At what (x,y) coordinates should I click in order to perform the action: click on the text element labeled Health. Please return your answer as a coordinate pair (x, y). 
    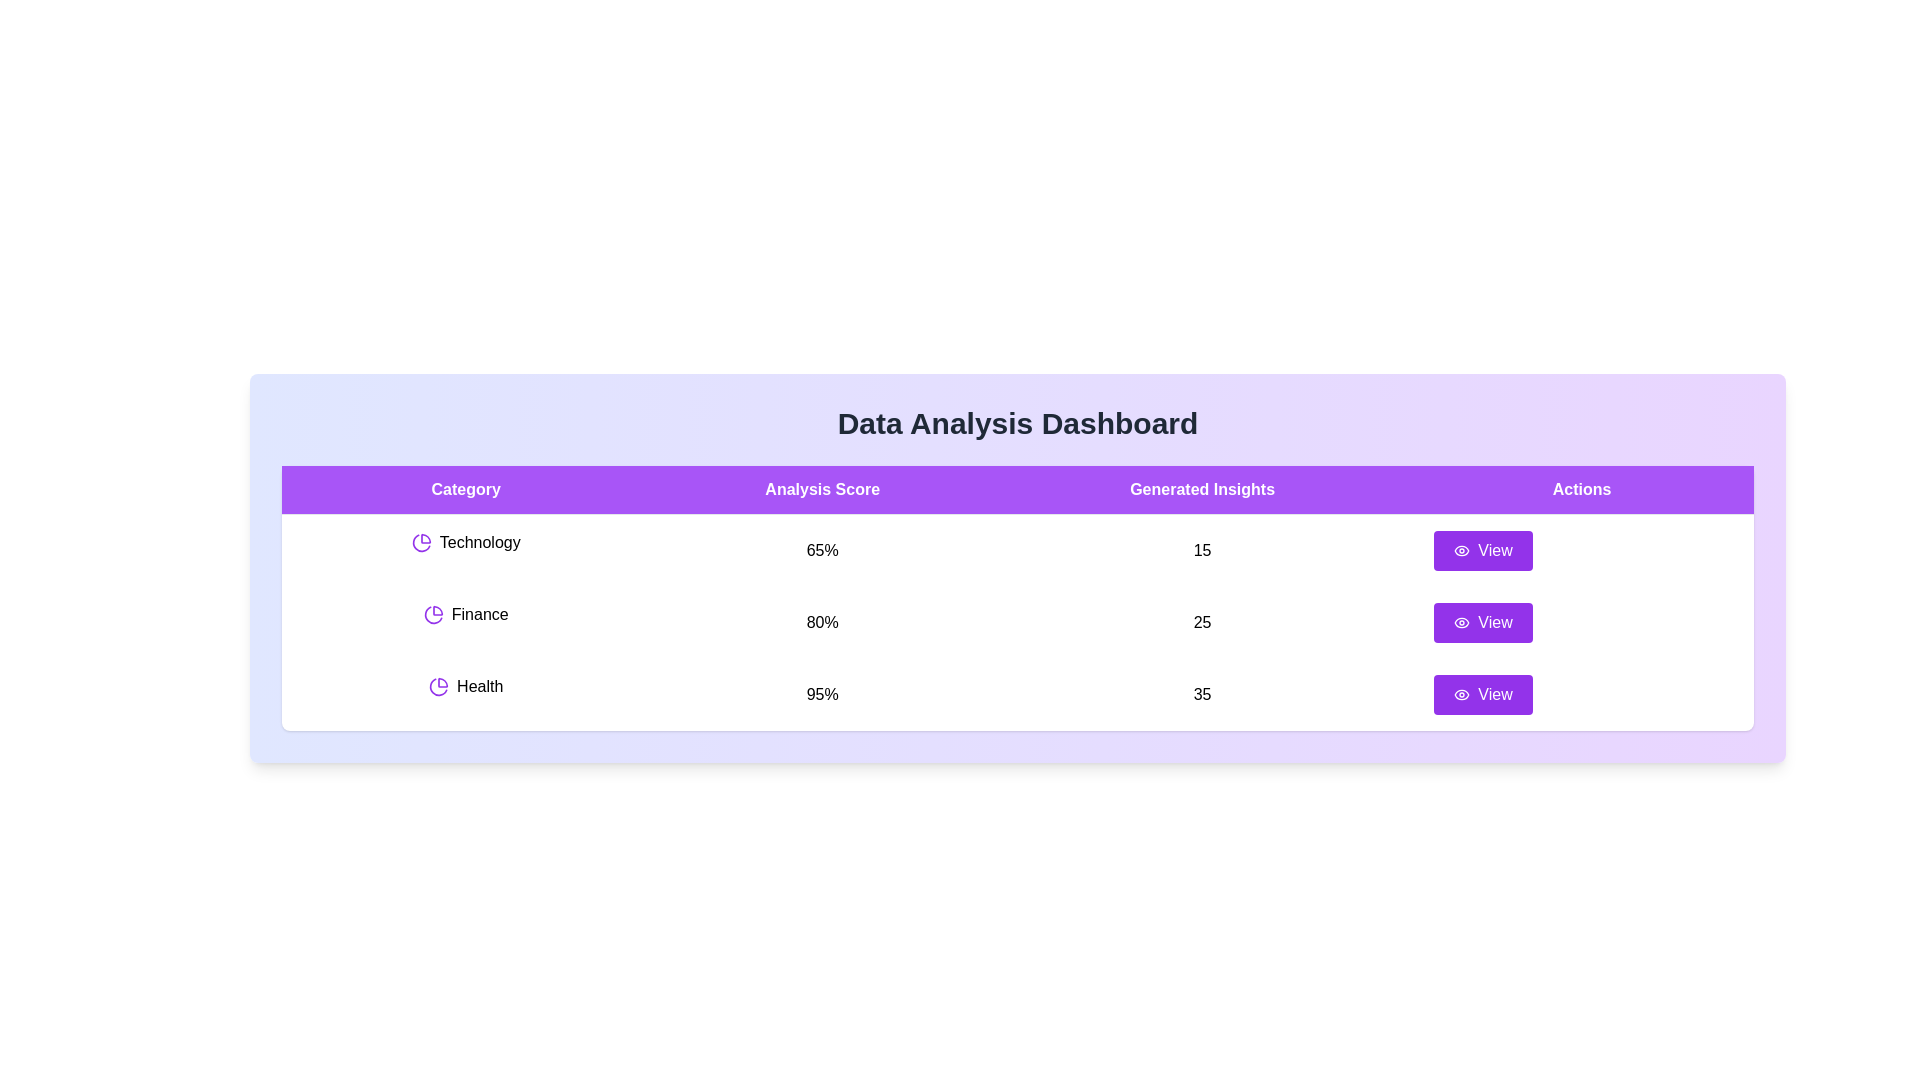
    Looking at the image, I should click on (465, 685).